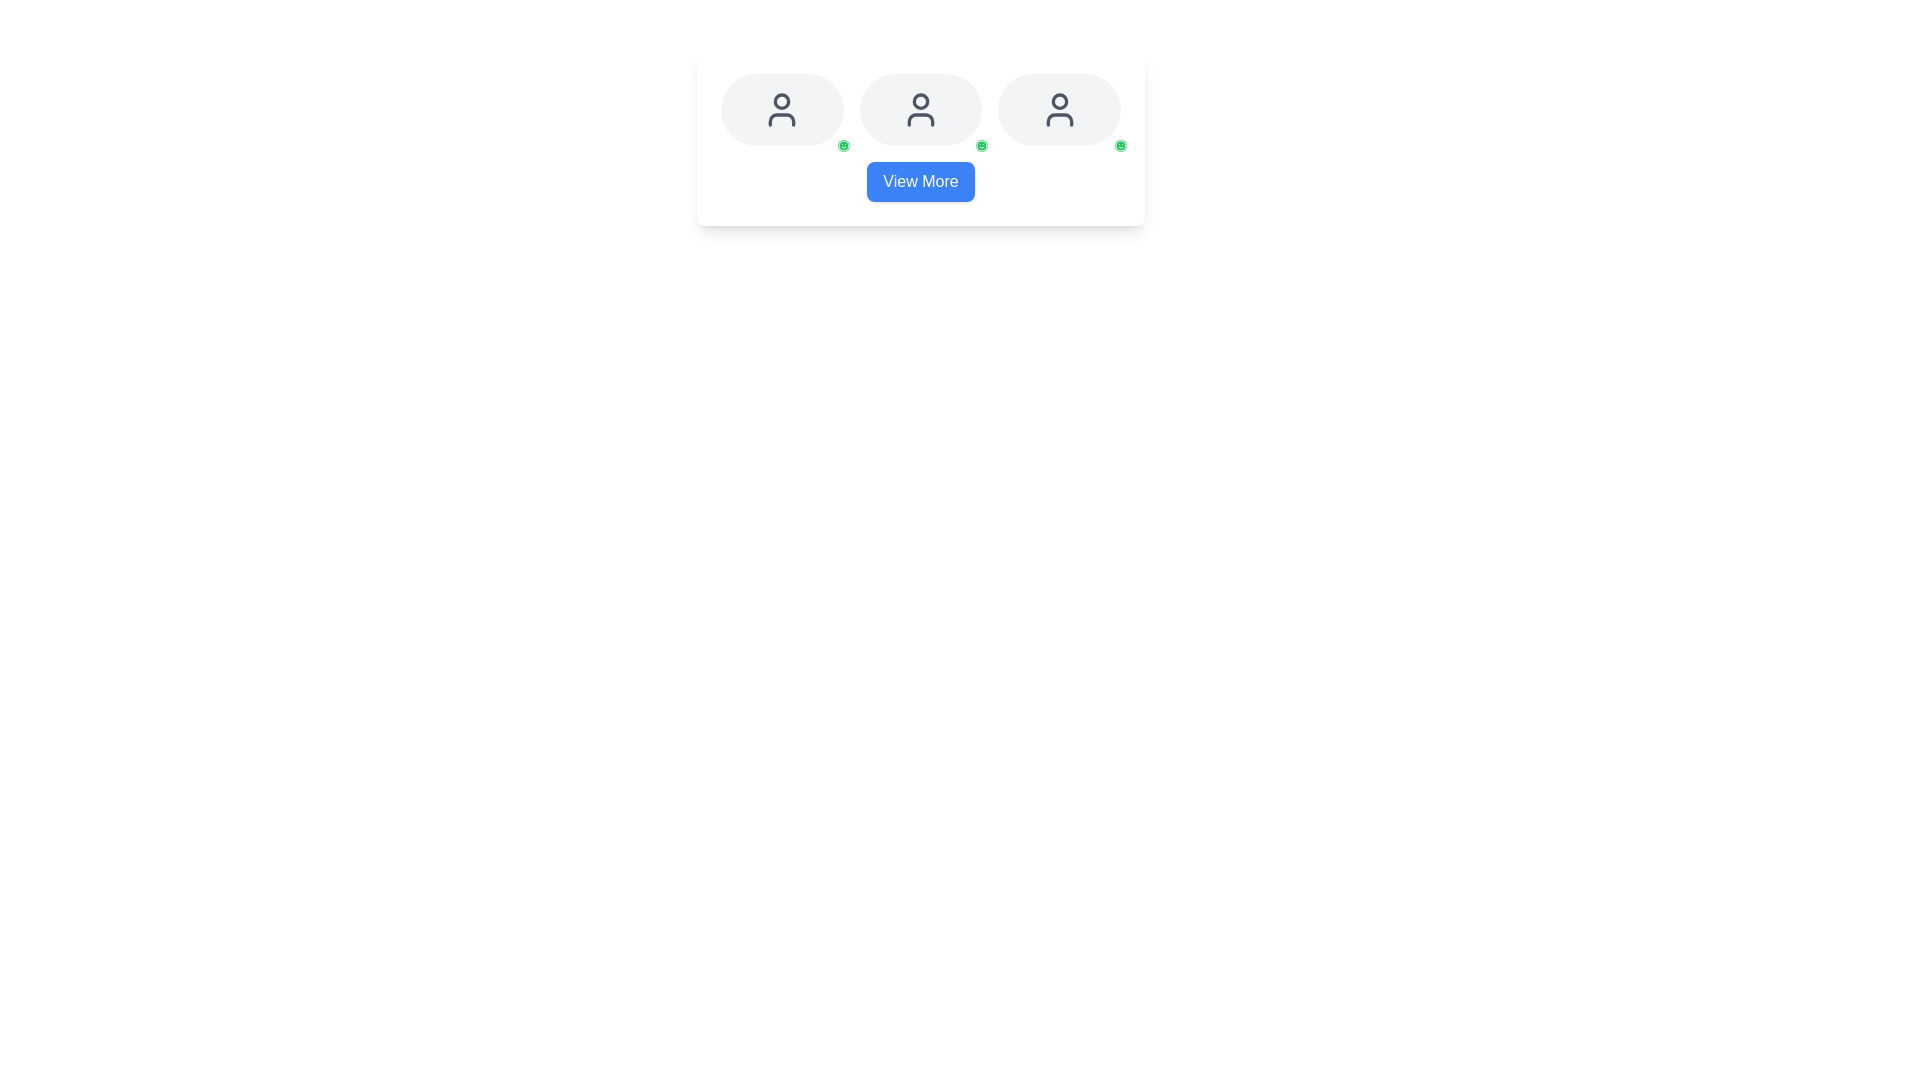  Describe the element at coordinates (1120, 145) in the screenshot. I see `the Status Indicator located in the bottom-right corner of the profile icon, which provides visual feedback about the activity or status` at that location.